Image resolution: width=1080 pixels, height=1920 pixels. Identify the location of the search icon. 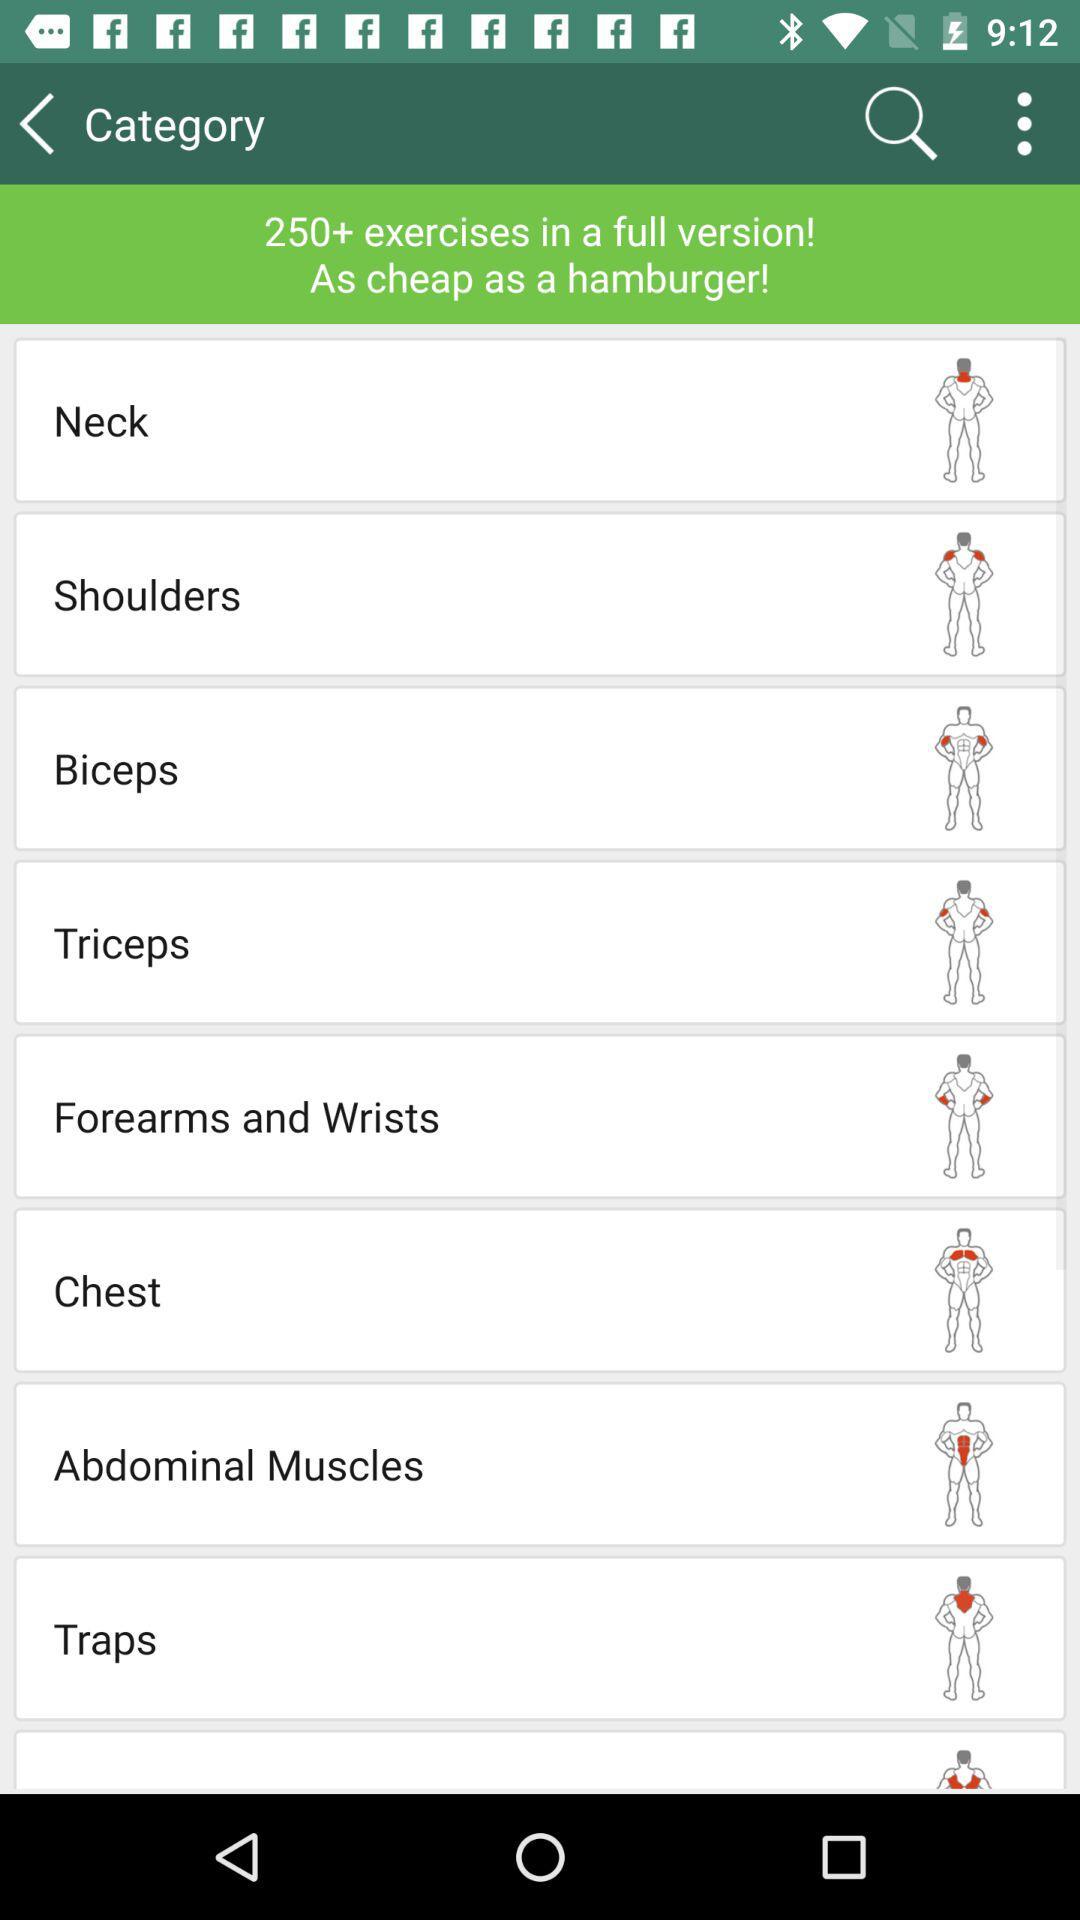
(900, 122).